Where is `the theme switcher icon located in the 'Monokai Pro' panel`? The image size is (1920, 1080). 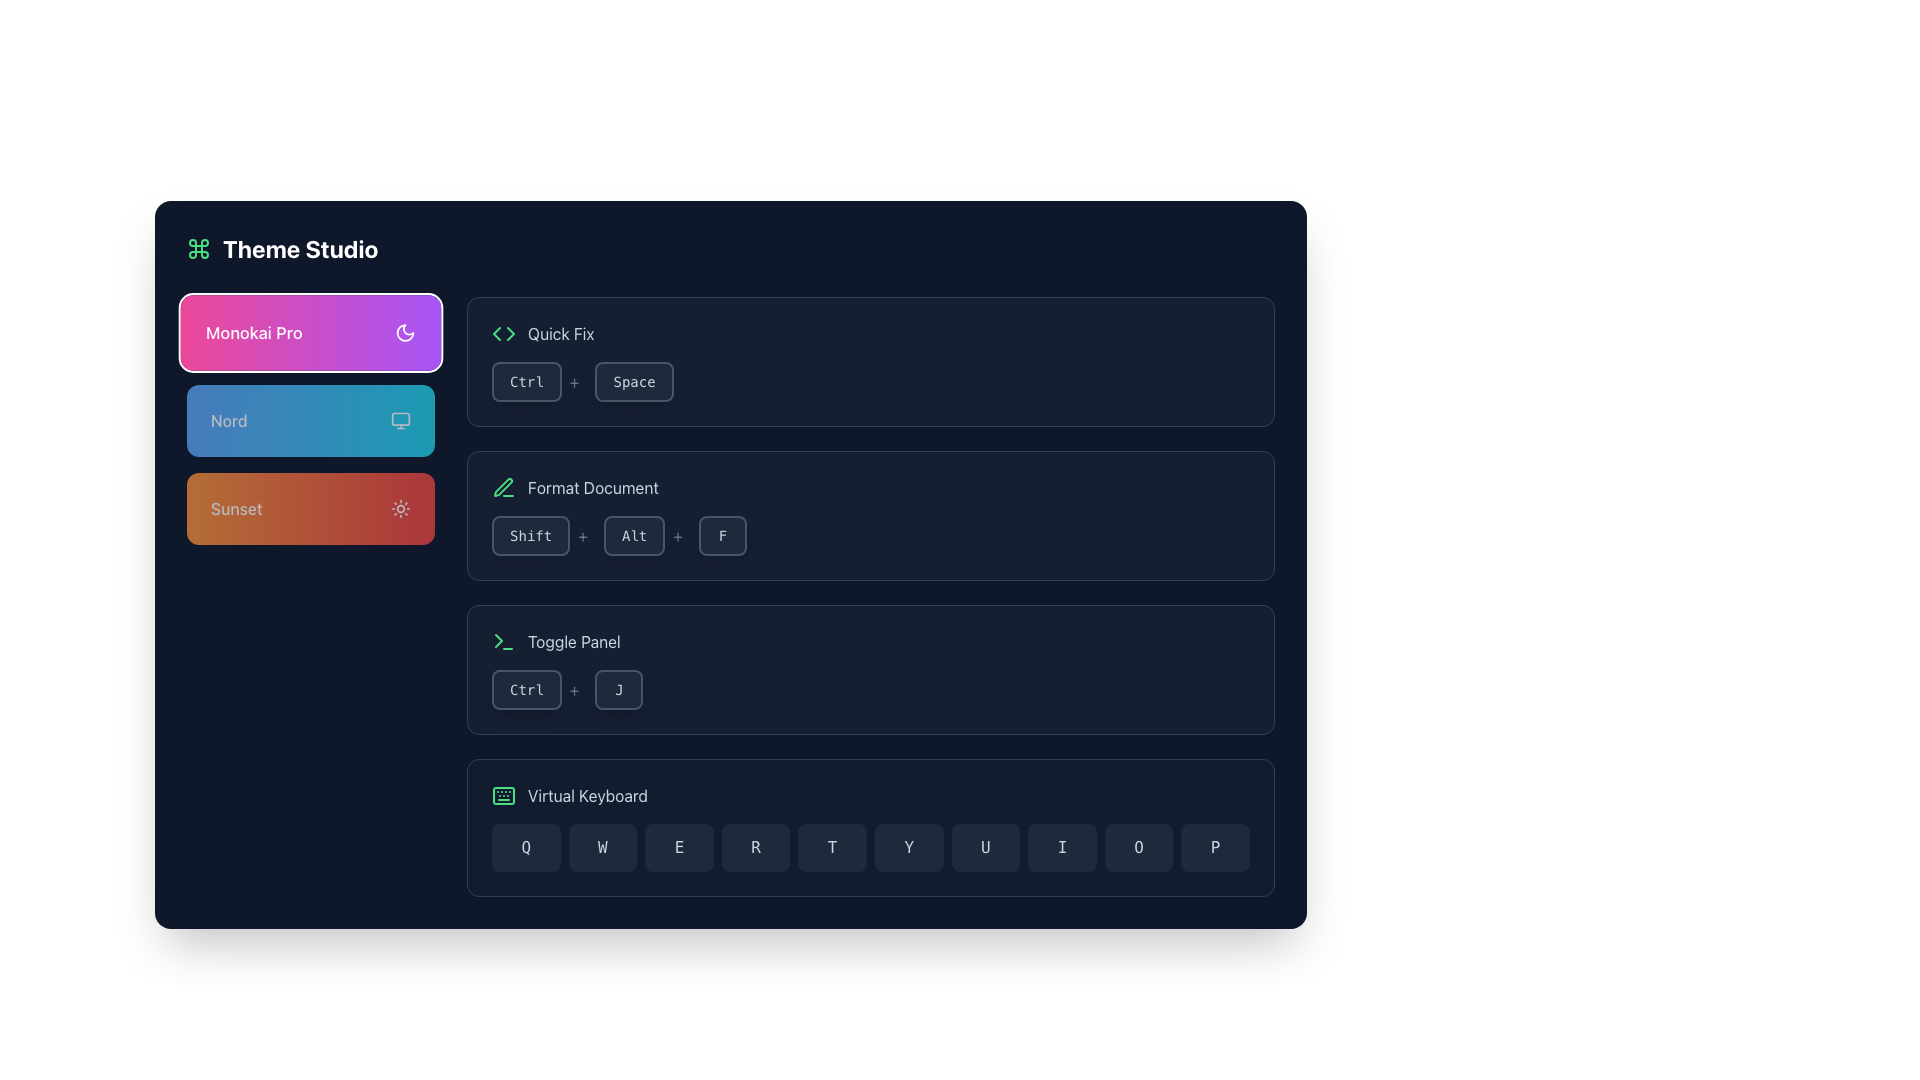
the theme switcher icon located in the 'Monokai Pro' panel is located at coordinates (404, 331).